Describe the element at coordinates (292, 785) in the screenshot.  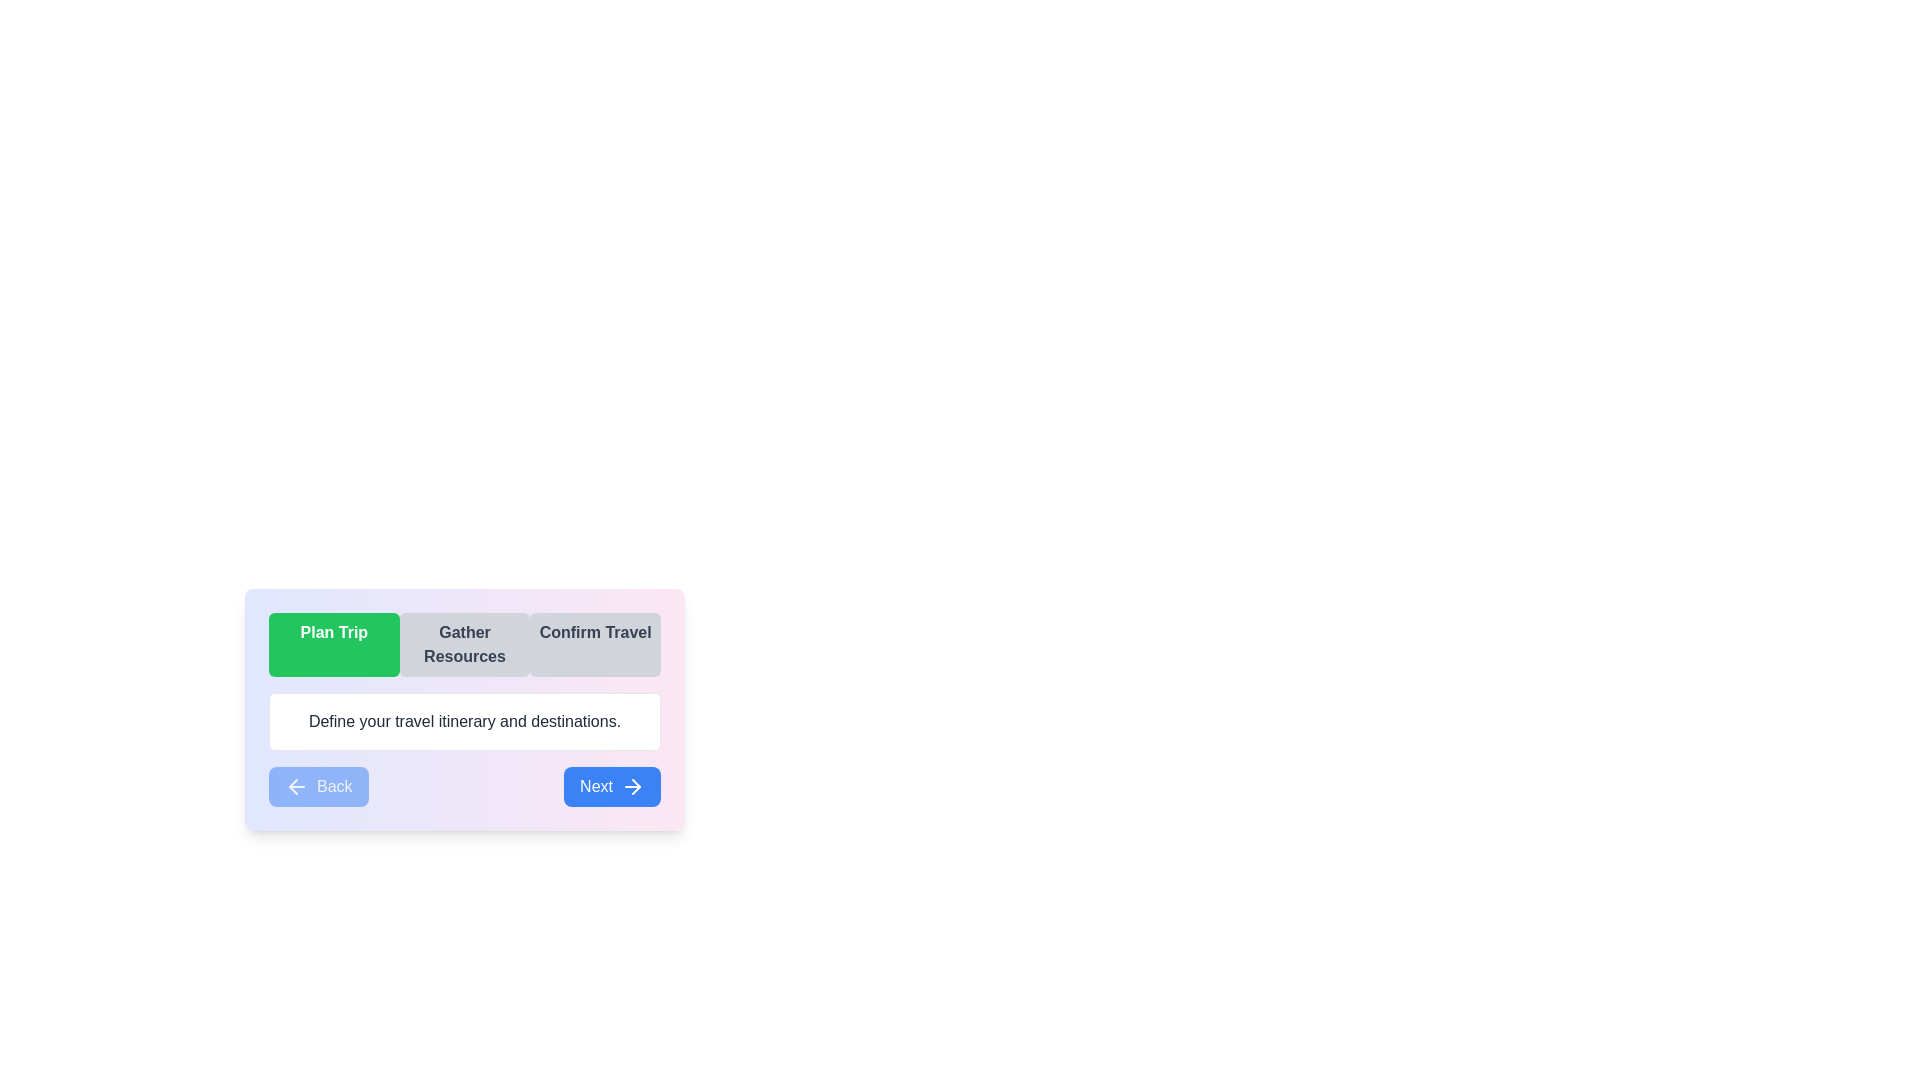
I see `the 'Back' button which contains the left arrow icon for backward navigation` at that location.